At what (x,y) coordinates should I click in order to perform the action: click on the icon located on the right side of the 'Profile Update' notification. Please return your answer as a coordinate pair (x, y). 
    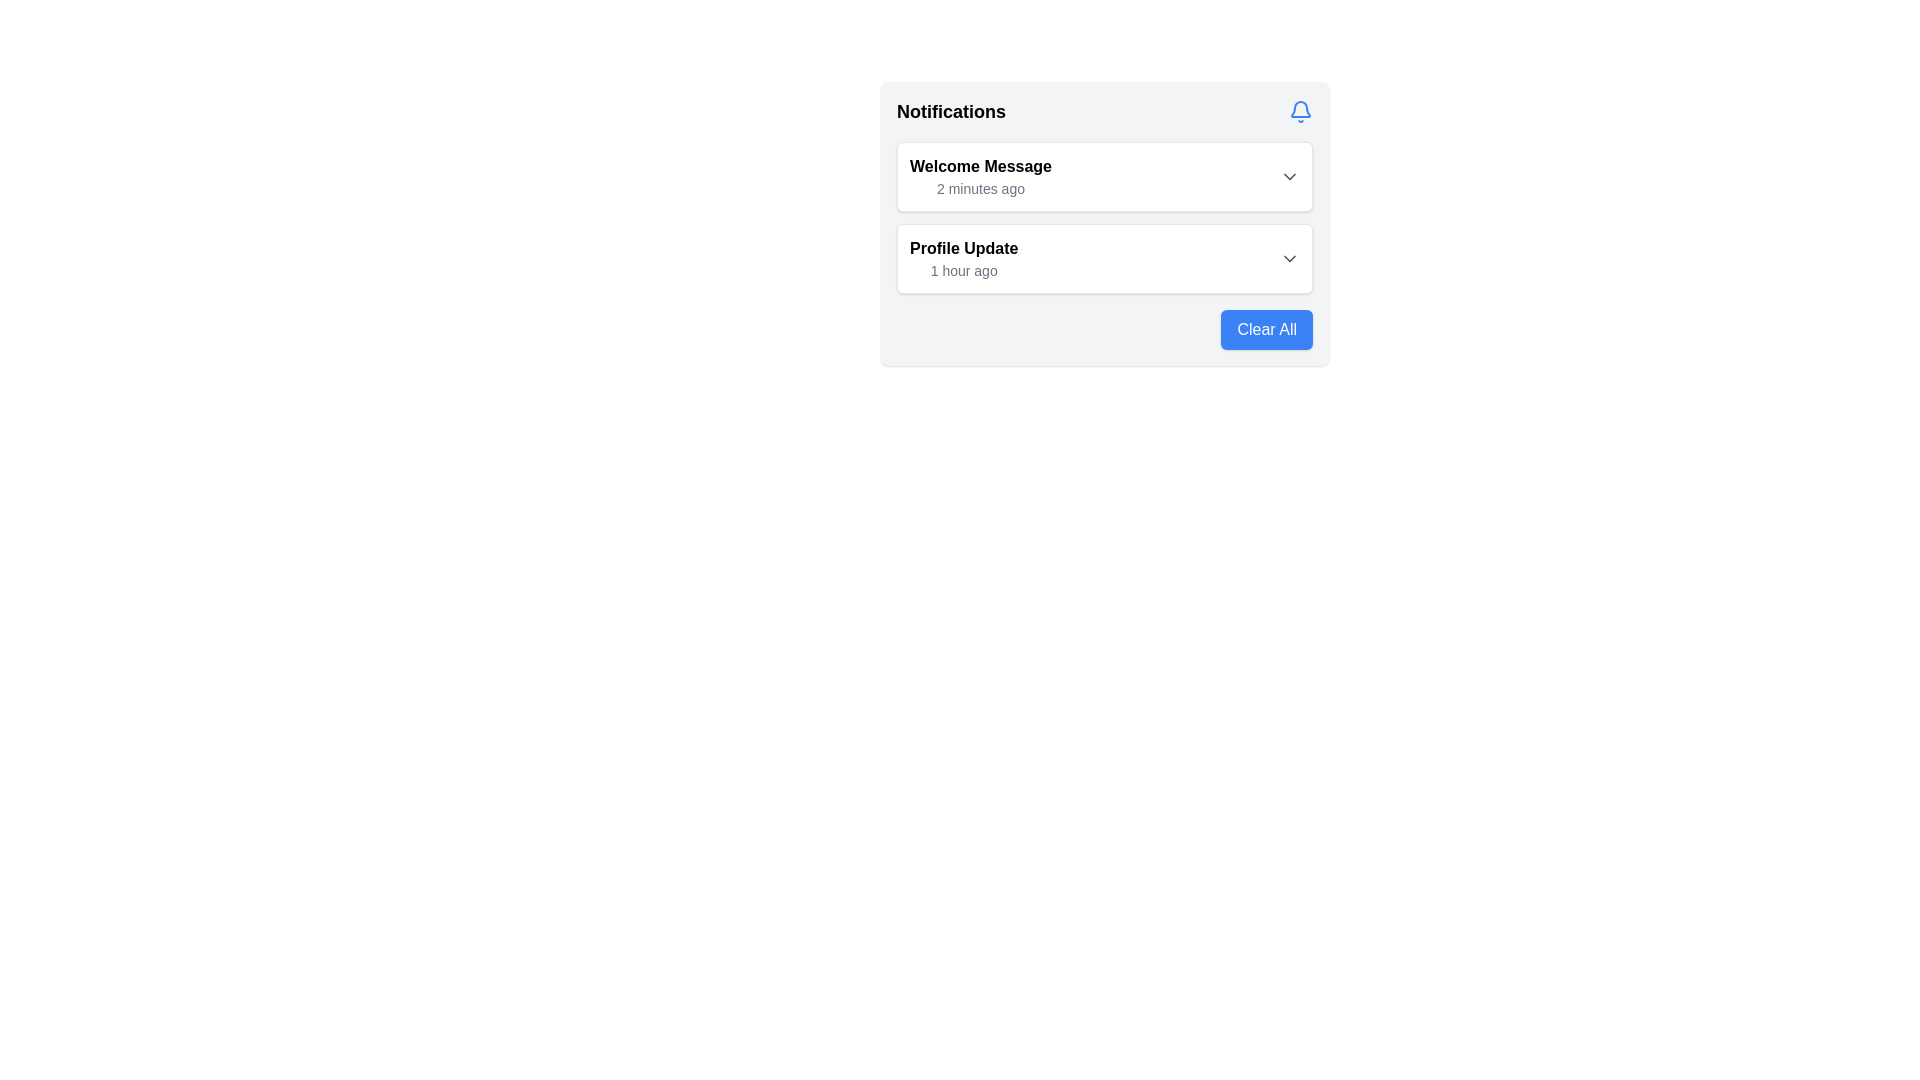
    Looking at the image, I should click on (1290, 257).